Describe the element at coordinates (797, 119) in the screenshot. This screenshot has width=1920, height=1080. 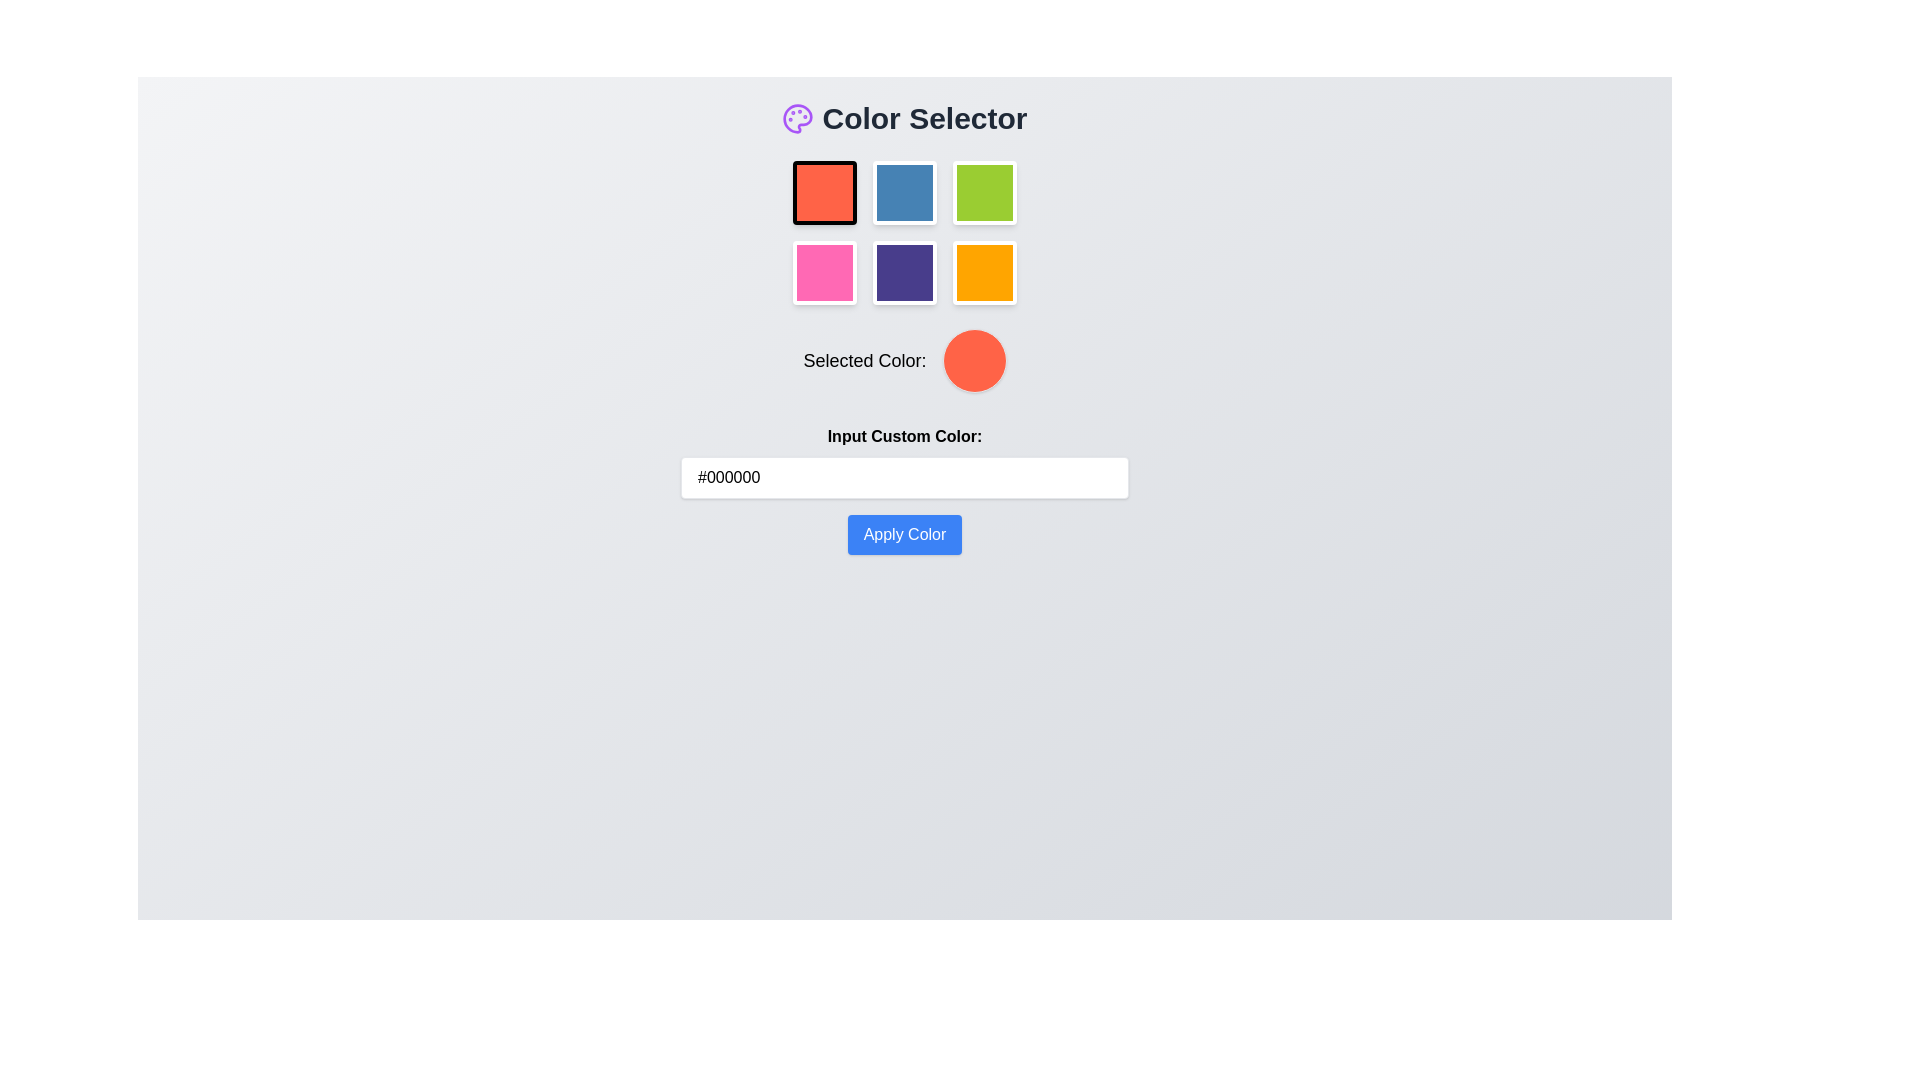
I see `the color selector icon, which is a purple palette graphic with circular design and cut-out patterns, located at the top of the interface` at that location.